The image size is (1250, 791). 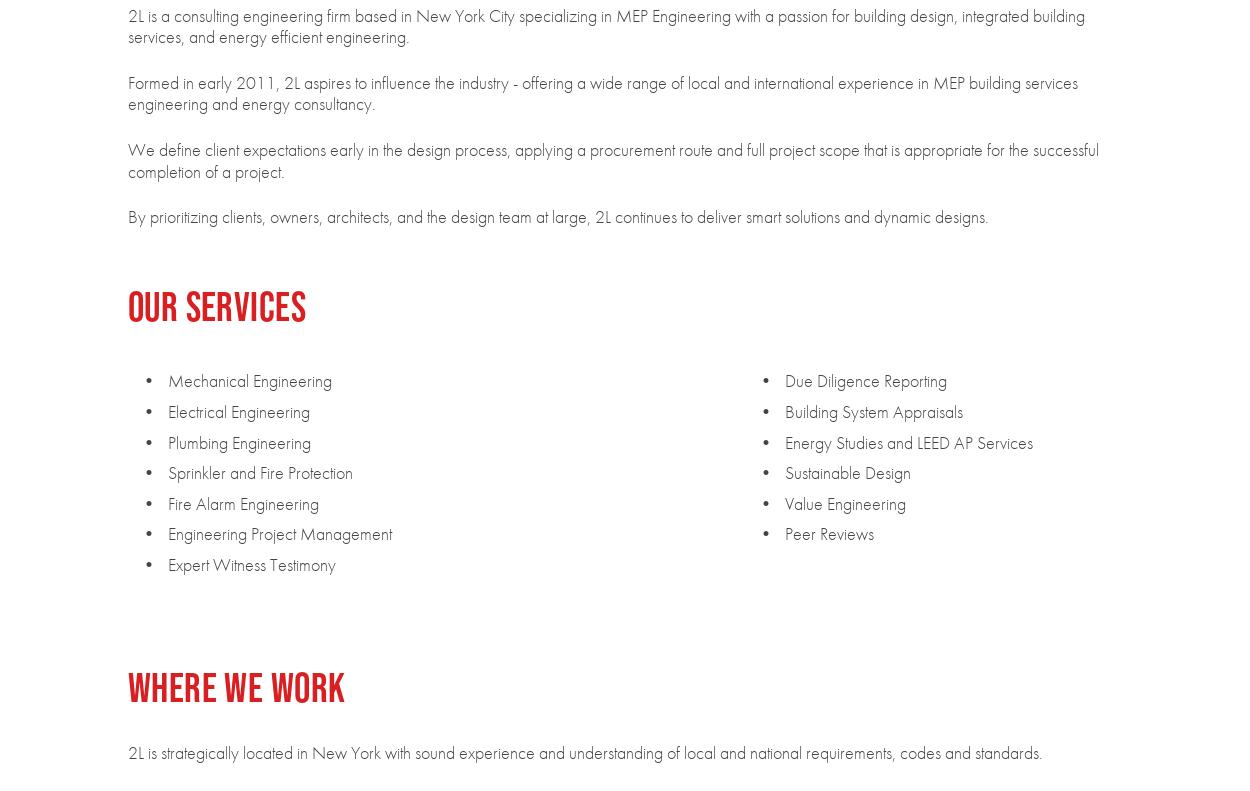 I want to click on 'Due Diligence Reporting', so click(x=863, y=379).